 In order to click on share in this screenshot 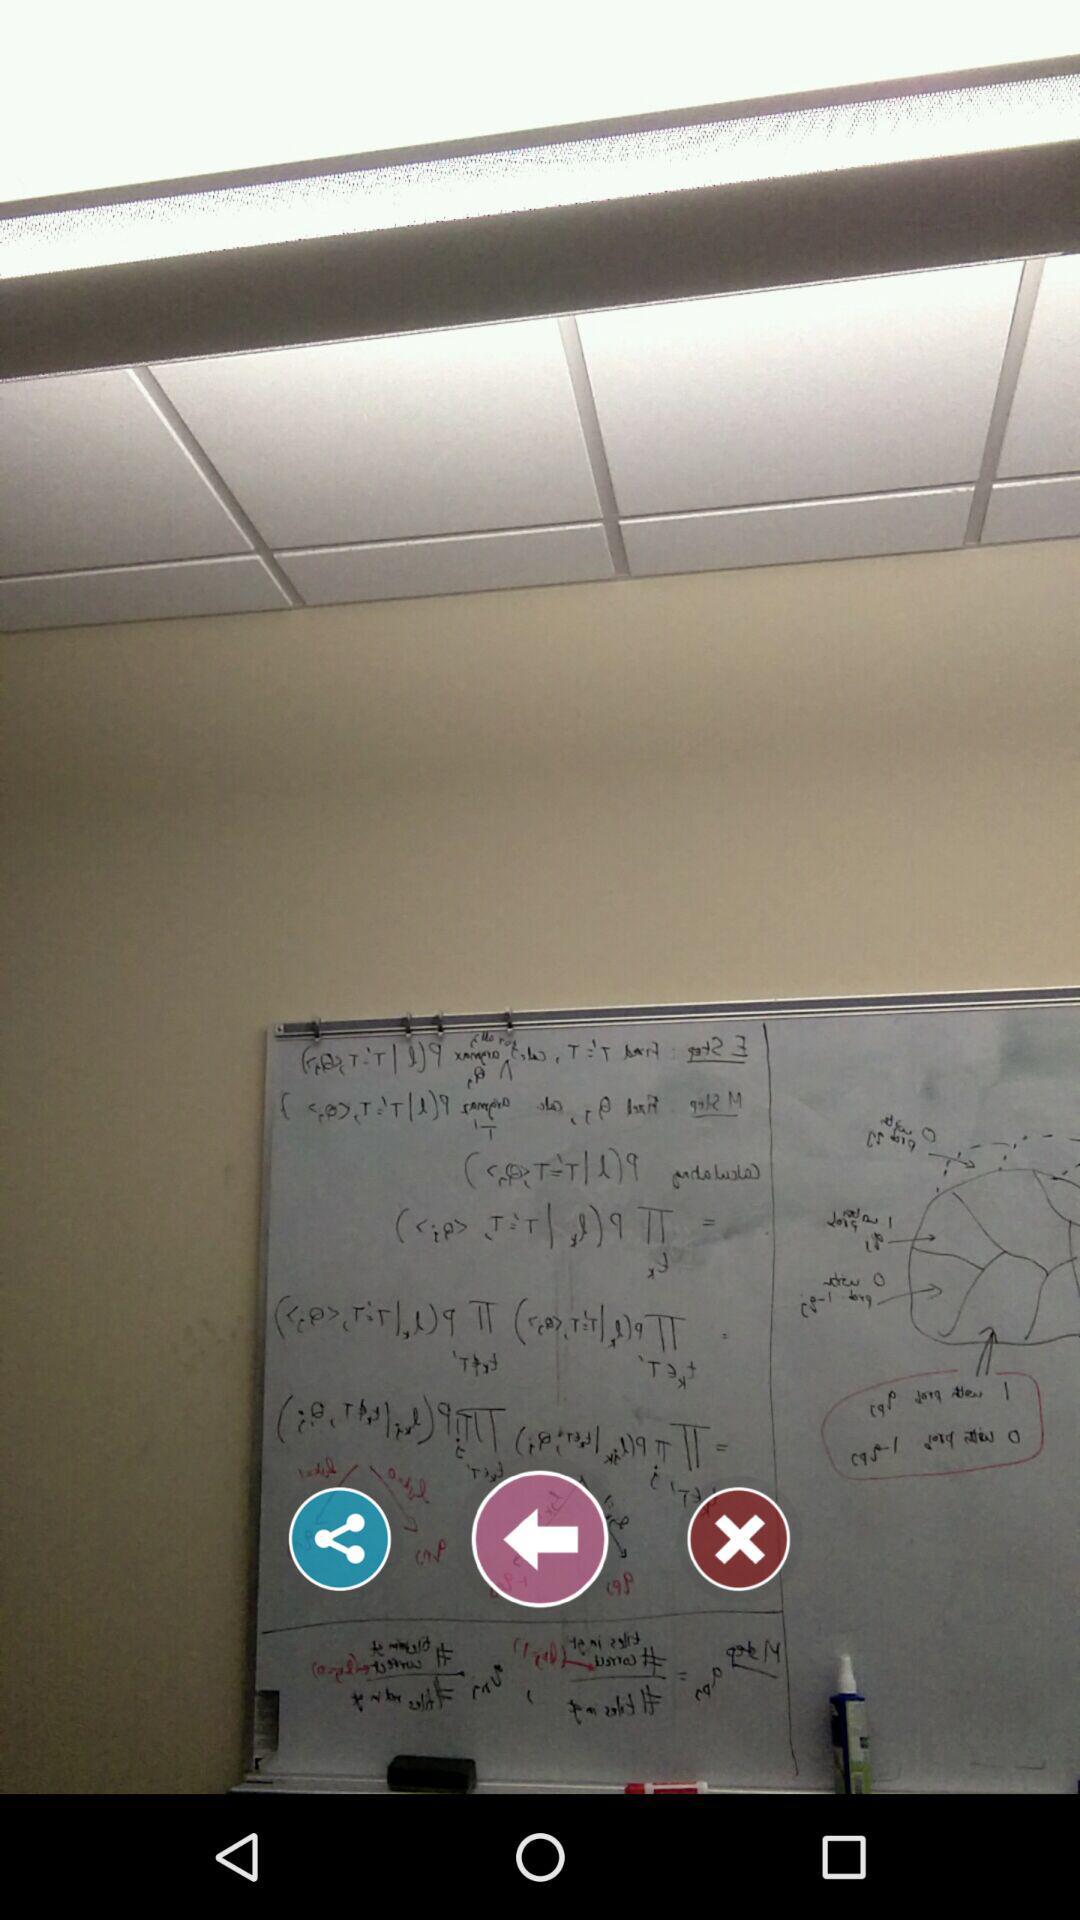, I will do `click(339, 1538)`.